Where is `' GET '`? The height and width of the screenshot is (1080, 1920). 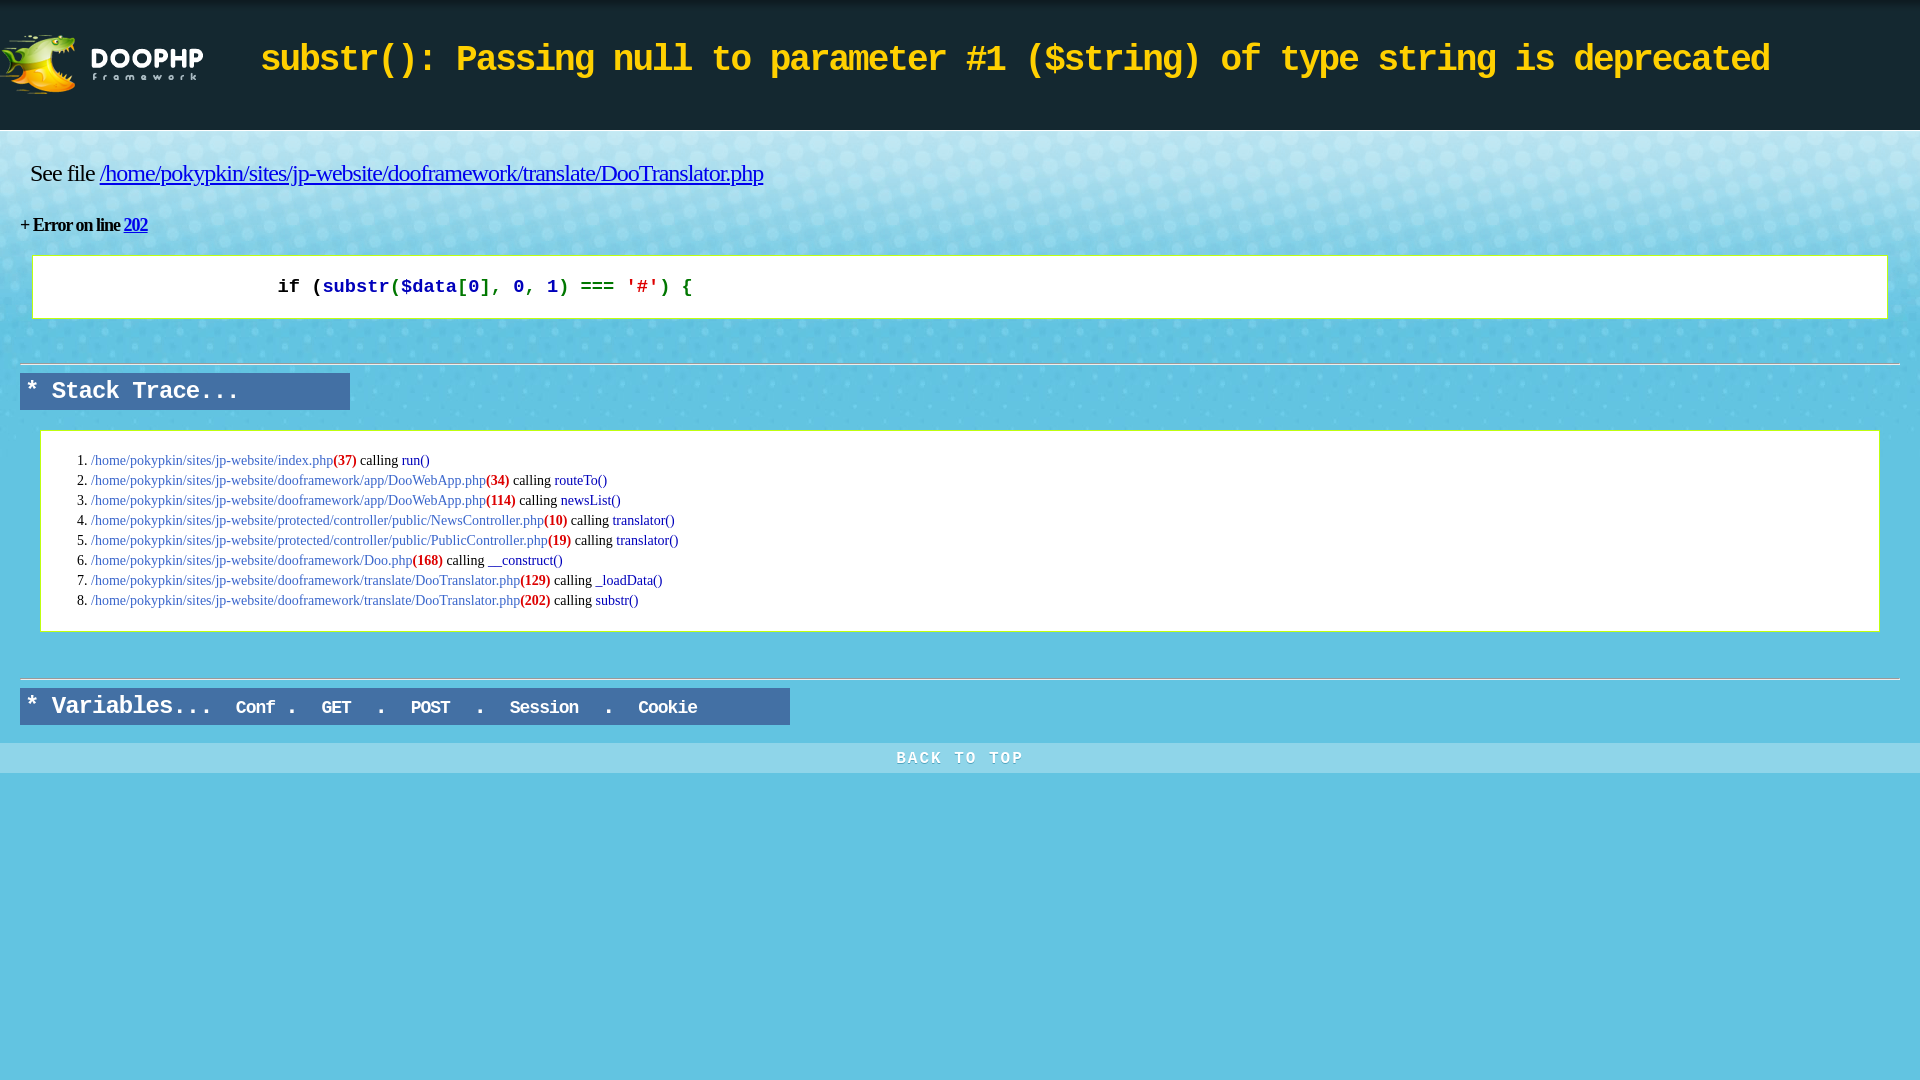 ' GET ' is located at coordinates (336, 707).